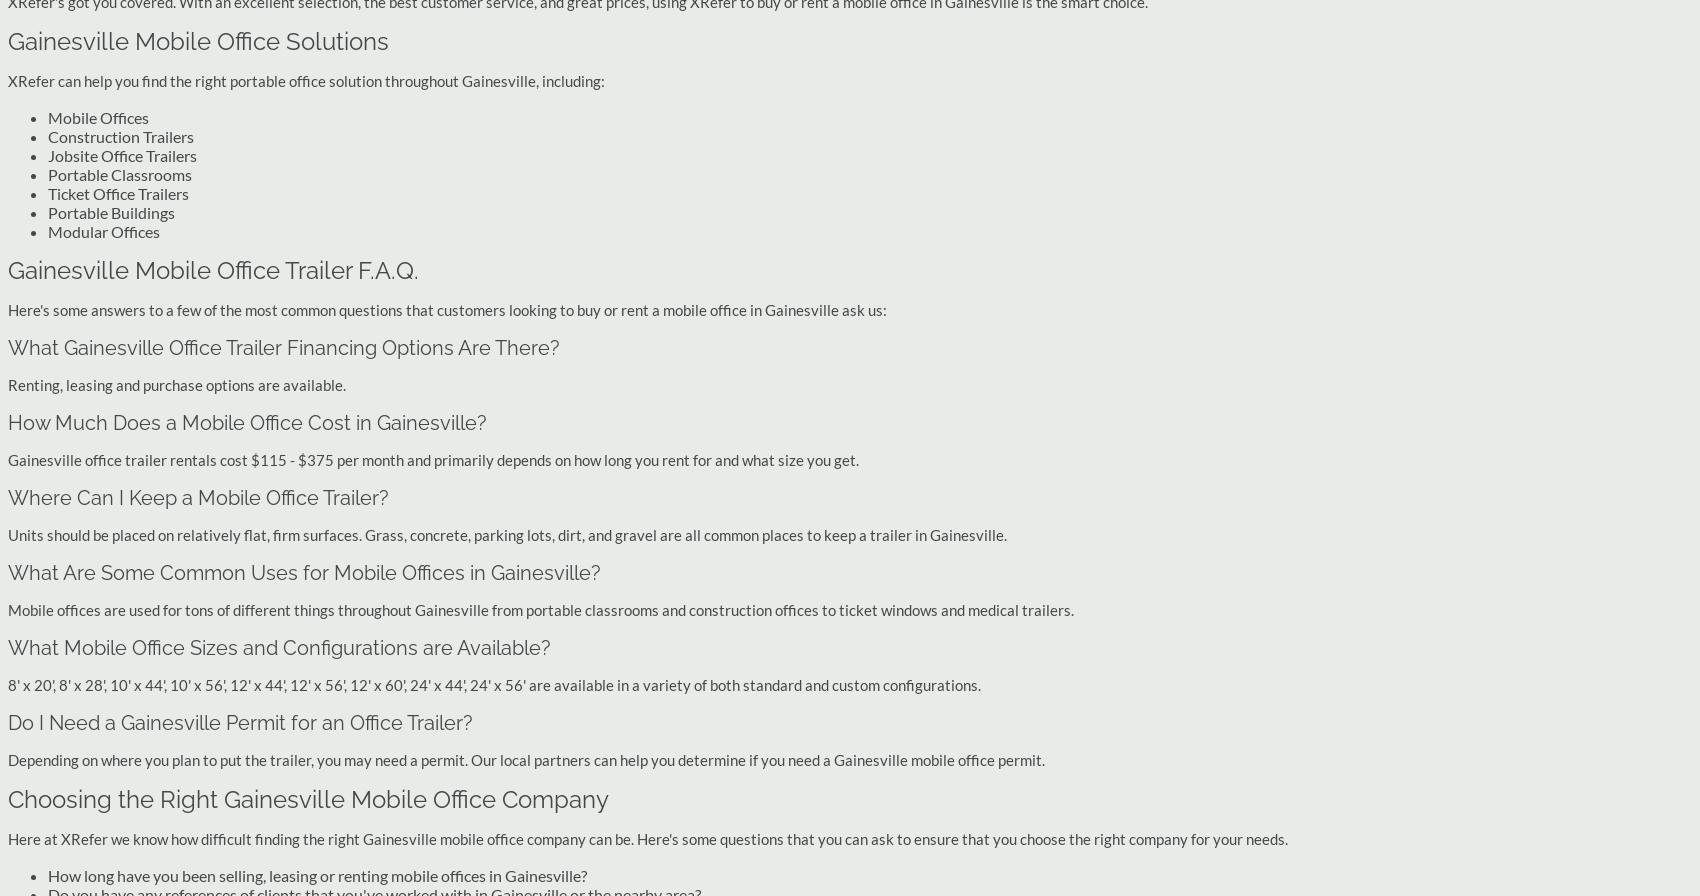  Describe the element at coordinates (526, 759) in the screenshot. I see `'Depending on where you plan to put the trailer, you may need a permit. Our local partners can help you determine if you need a Gainesville mobile office permit.'` at that location.